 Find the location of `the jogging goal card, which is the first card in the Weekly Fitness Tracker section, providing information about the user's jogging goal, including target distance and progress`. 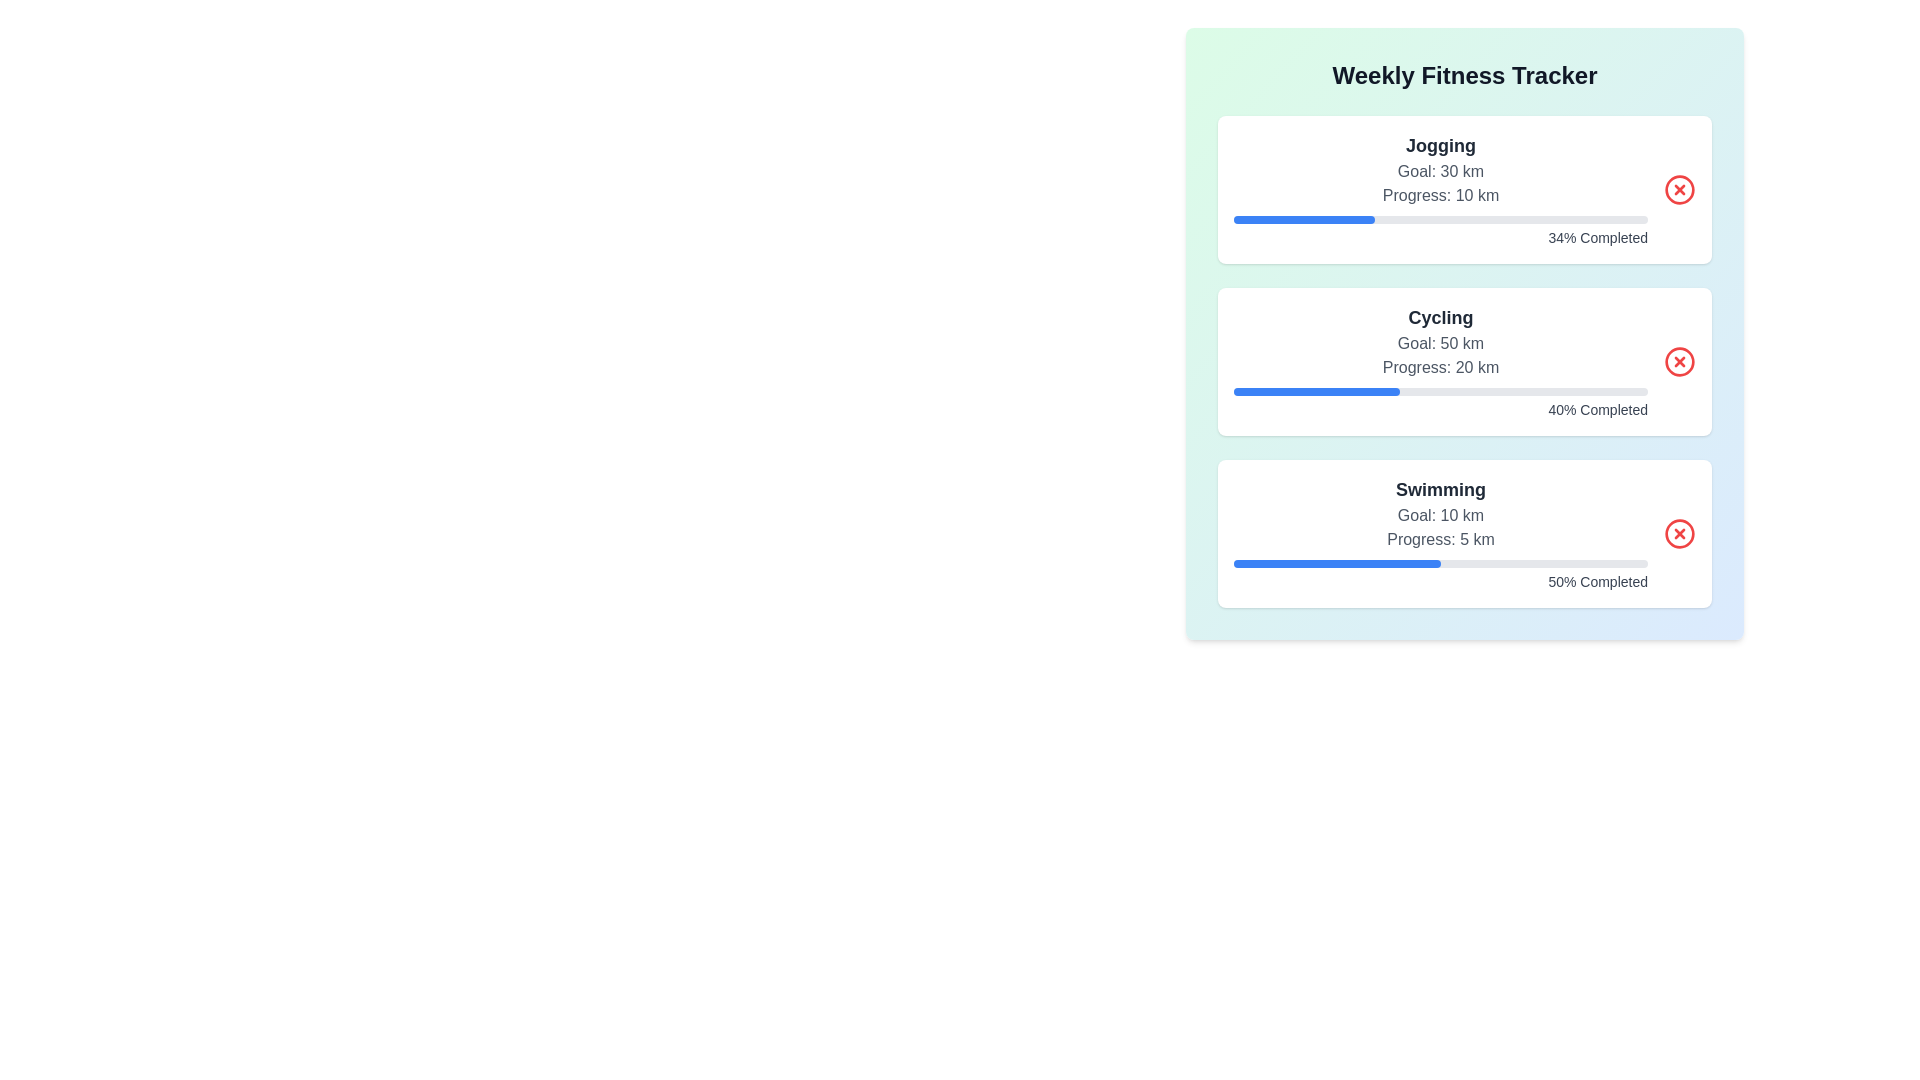

the jogging goal card, which is the first card in the Weekly Fitness Tracker section, providing information about the user's jogging goal, including target distance and progress is located at coordinates (1464, 189).